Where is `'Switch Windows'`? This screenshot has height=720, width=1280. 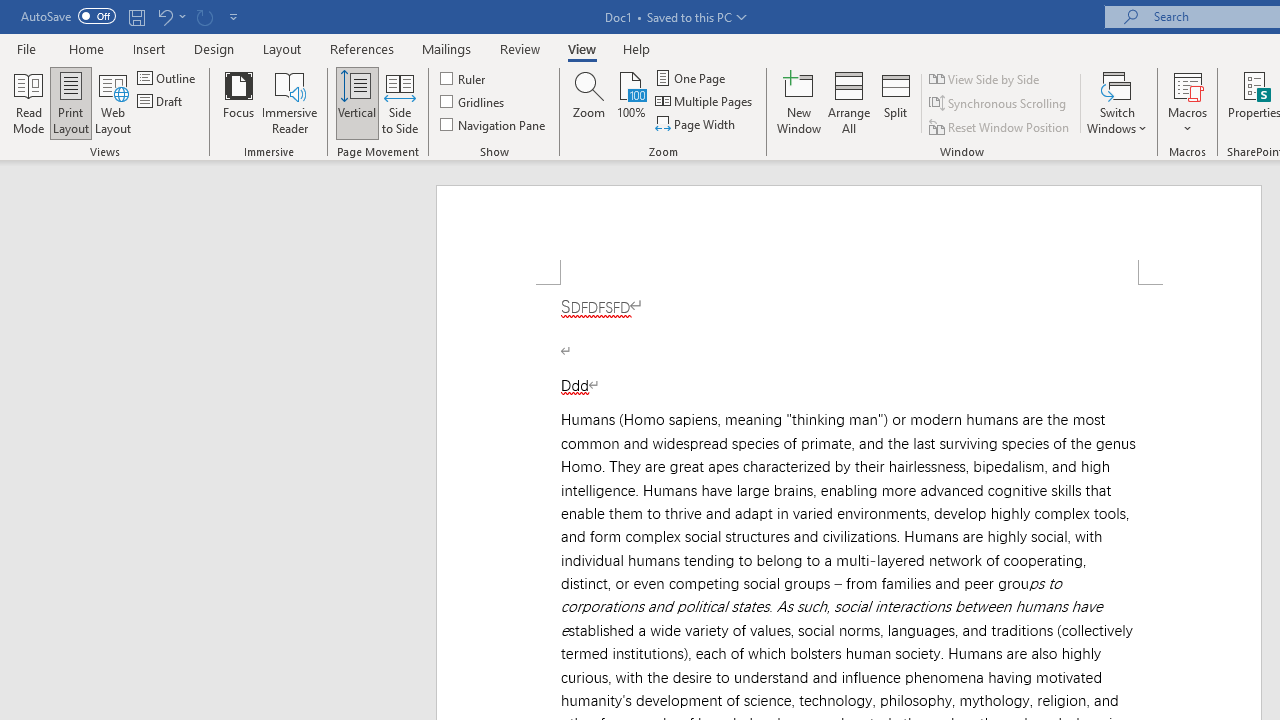
'Switch Windows' is located at coordinates (1116, 103).